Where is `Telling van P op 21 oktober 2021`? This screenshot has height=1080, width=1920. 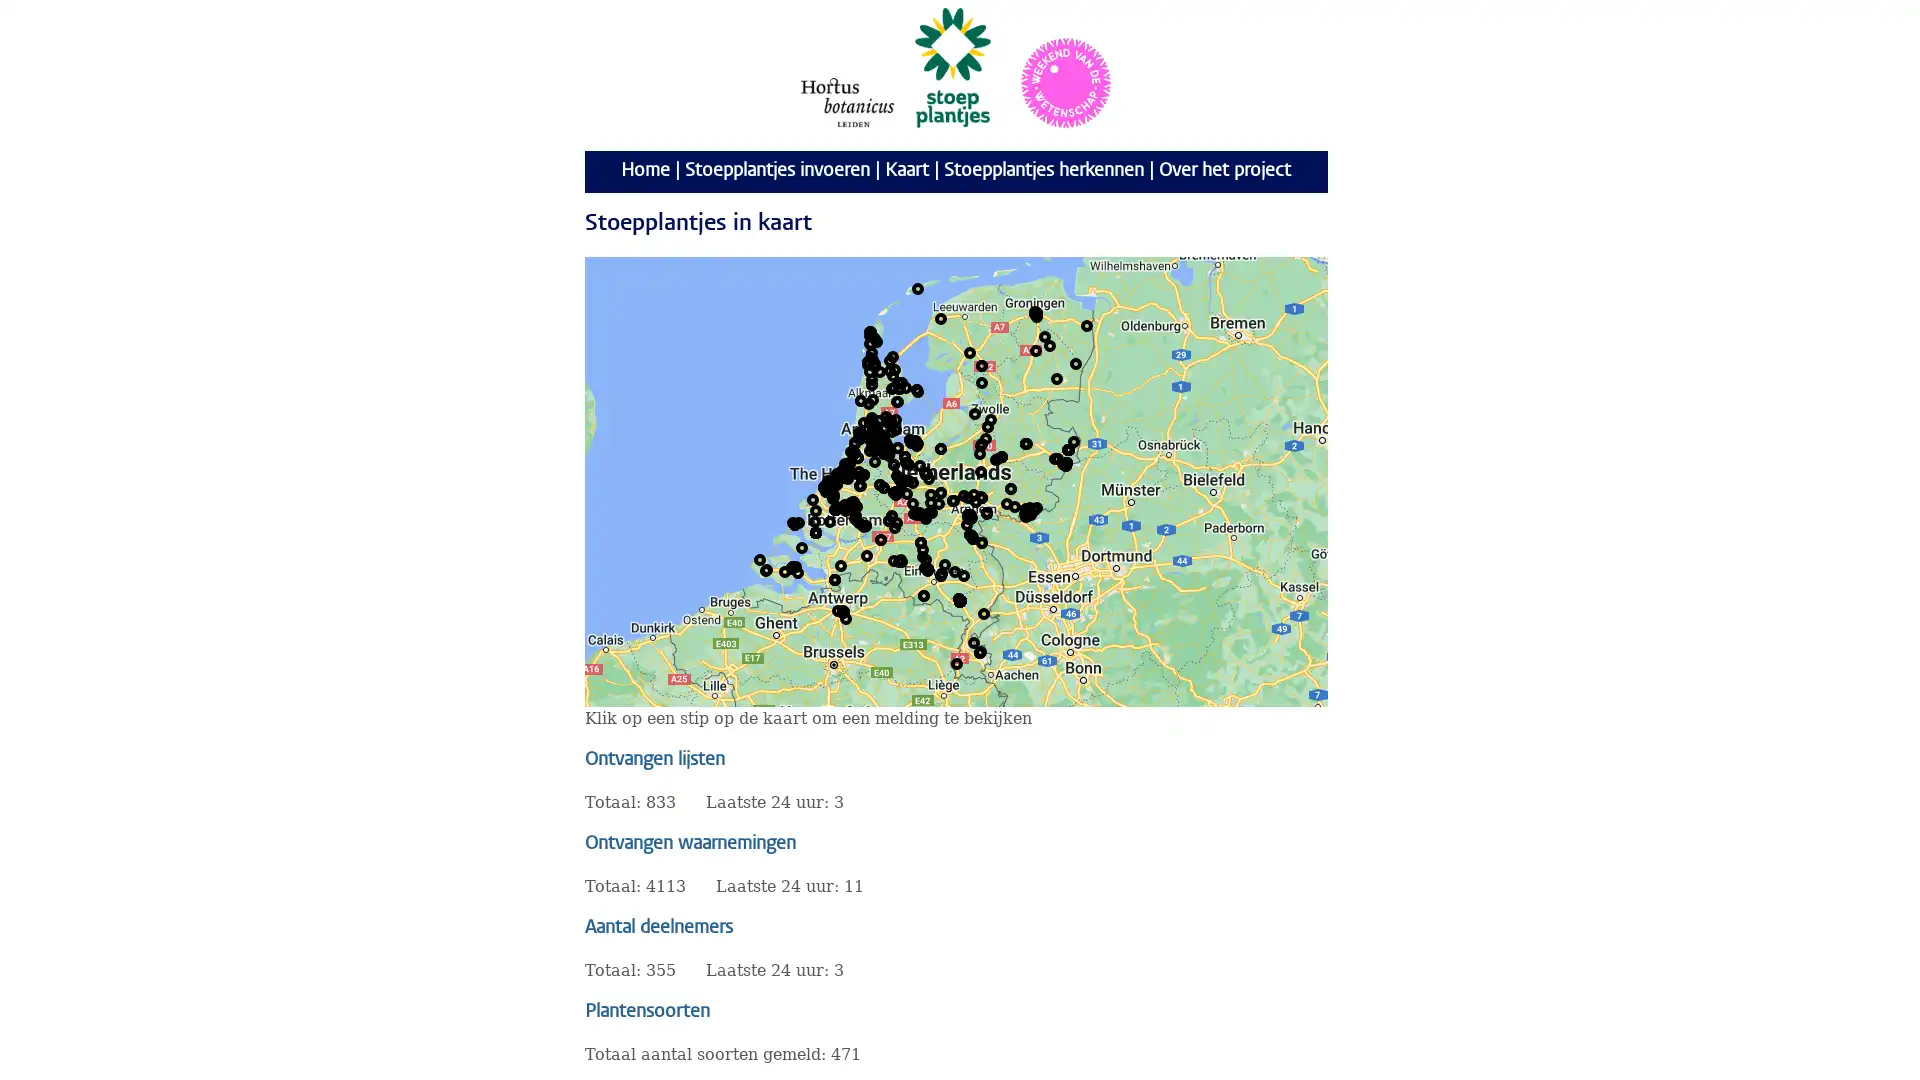
Telling van P op 21 oktober 2021 is located at coordinates (877, 441).